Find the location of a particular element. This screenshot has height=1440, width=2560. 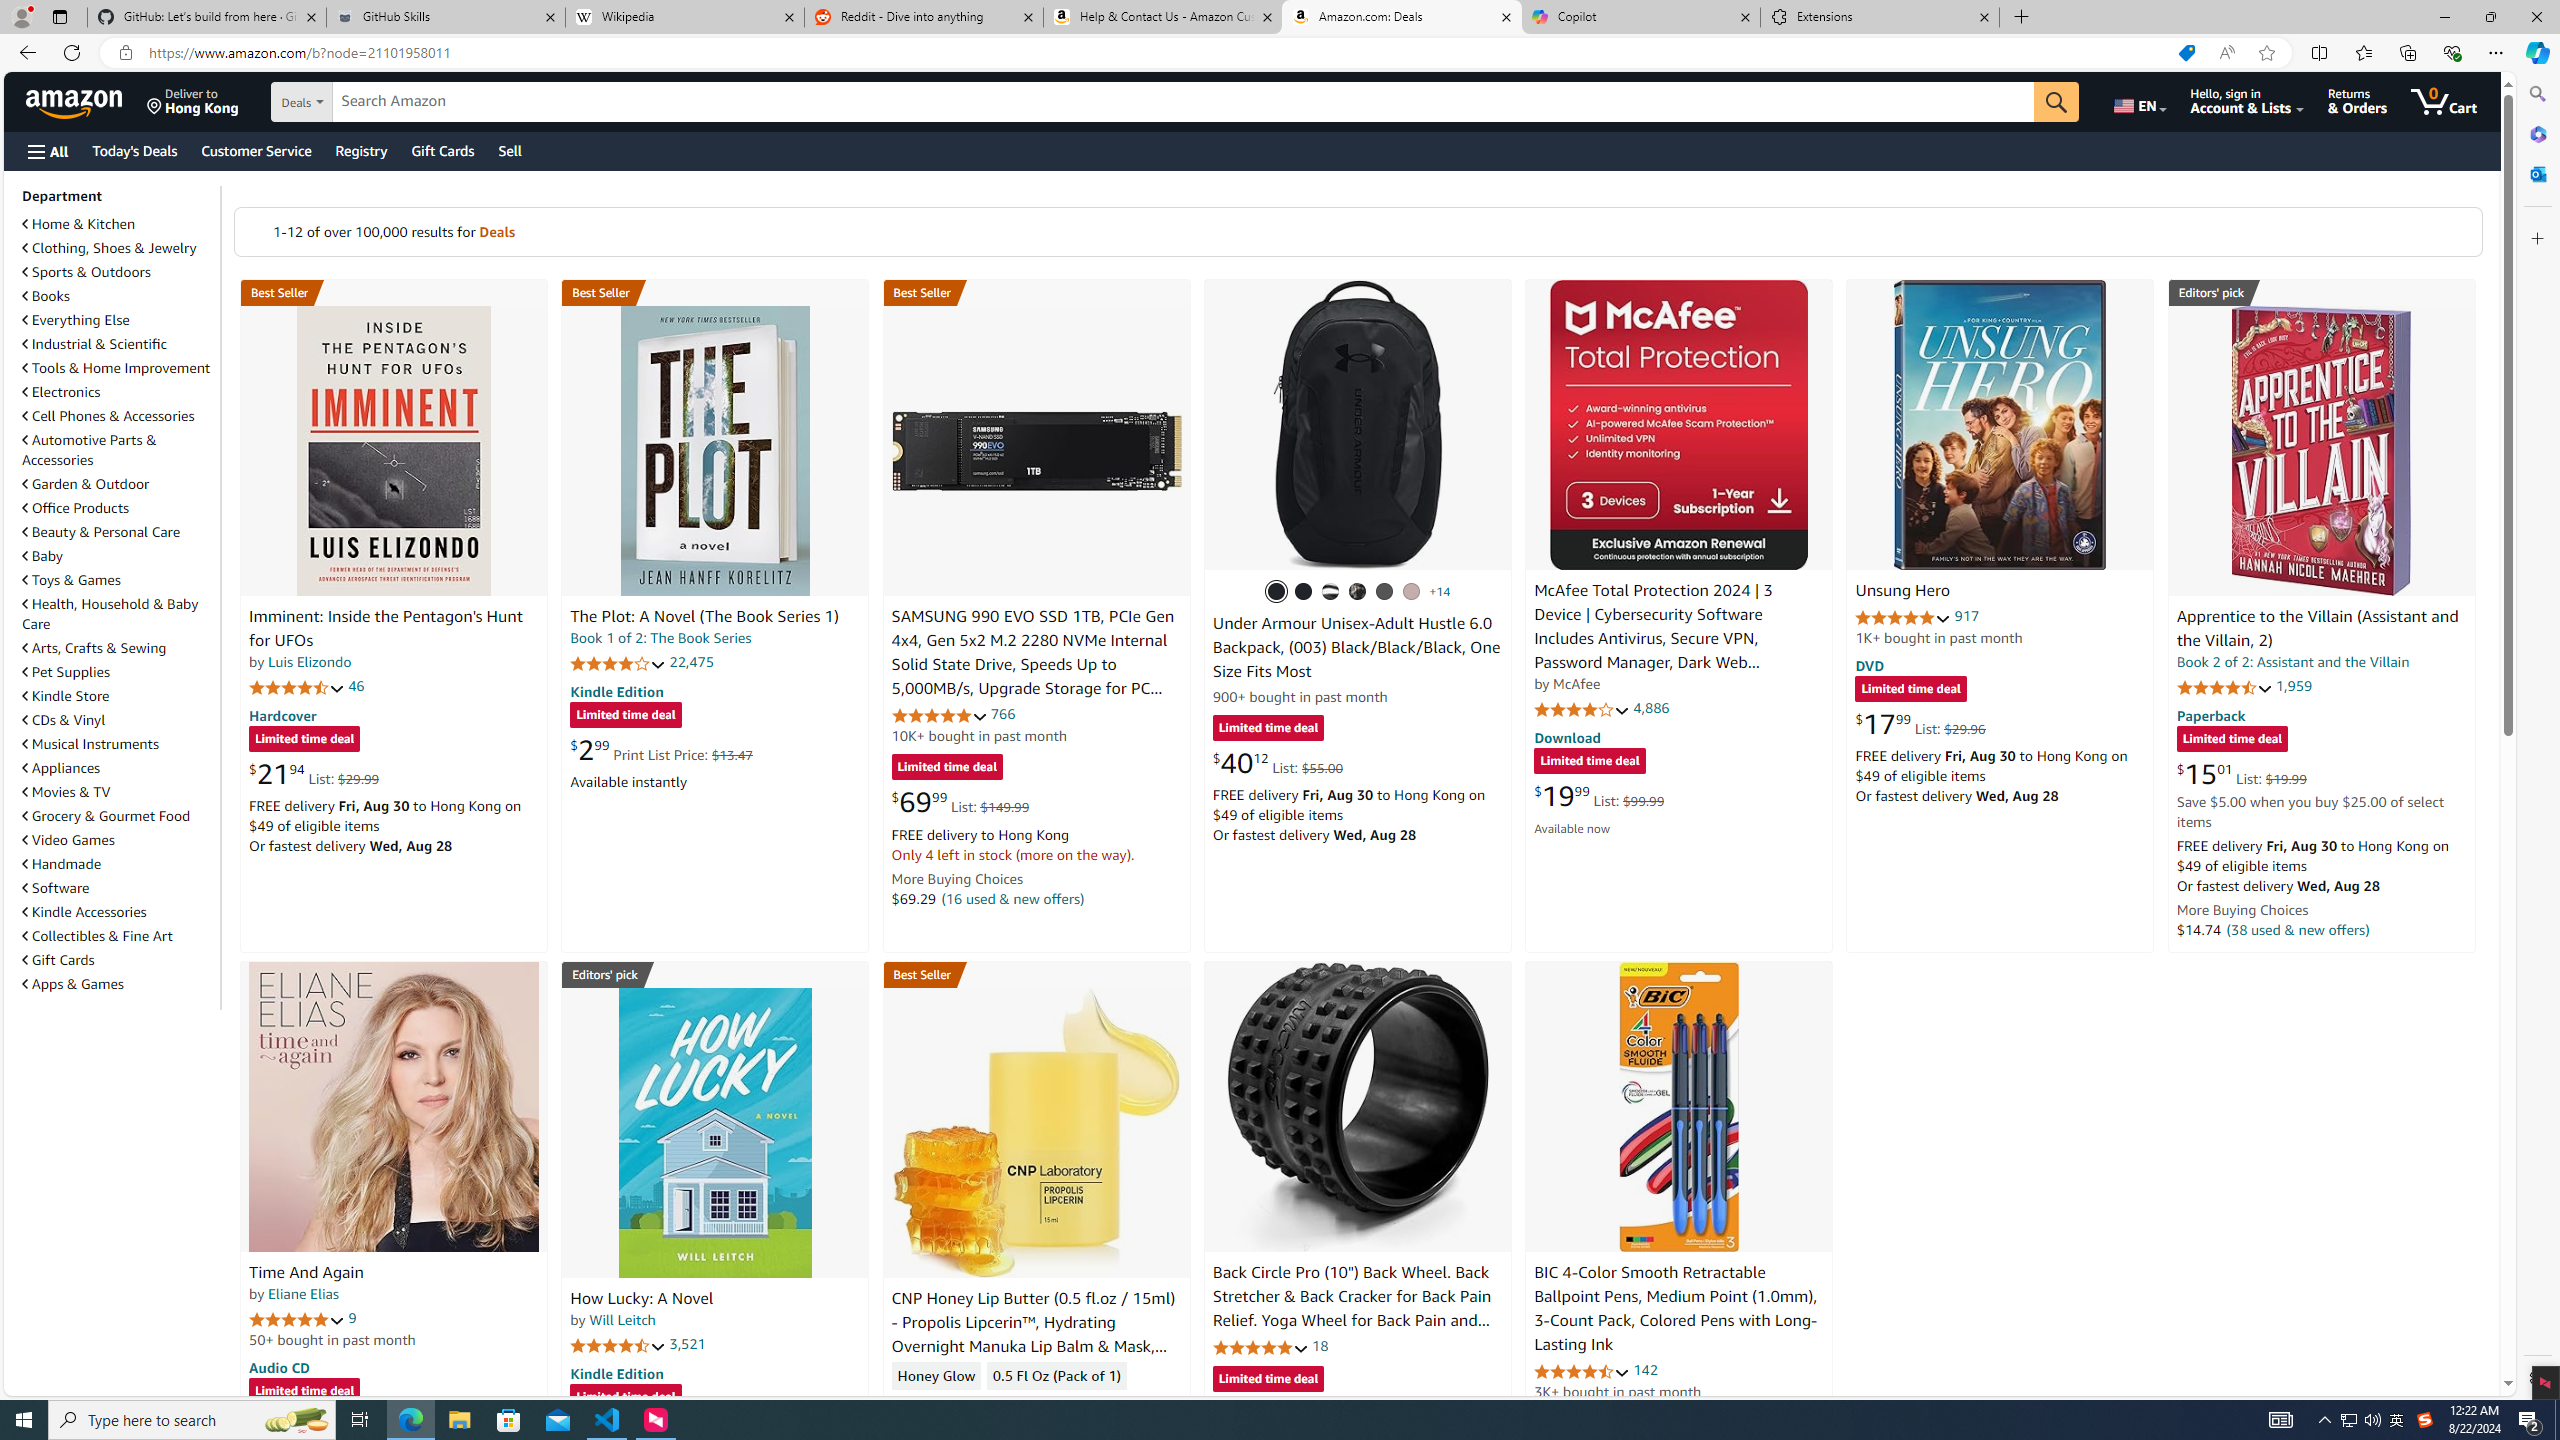

'Shopping in Microsoft Edge' is located at coordinates (2185, 53).